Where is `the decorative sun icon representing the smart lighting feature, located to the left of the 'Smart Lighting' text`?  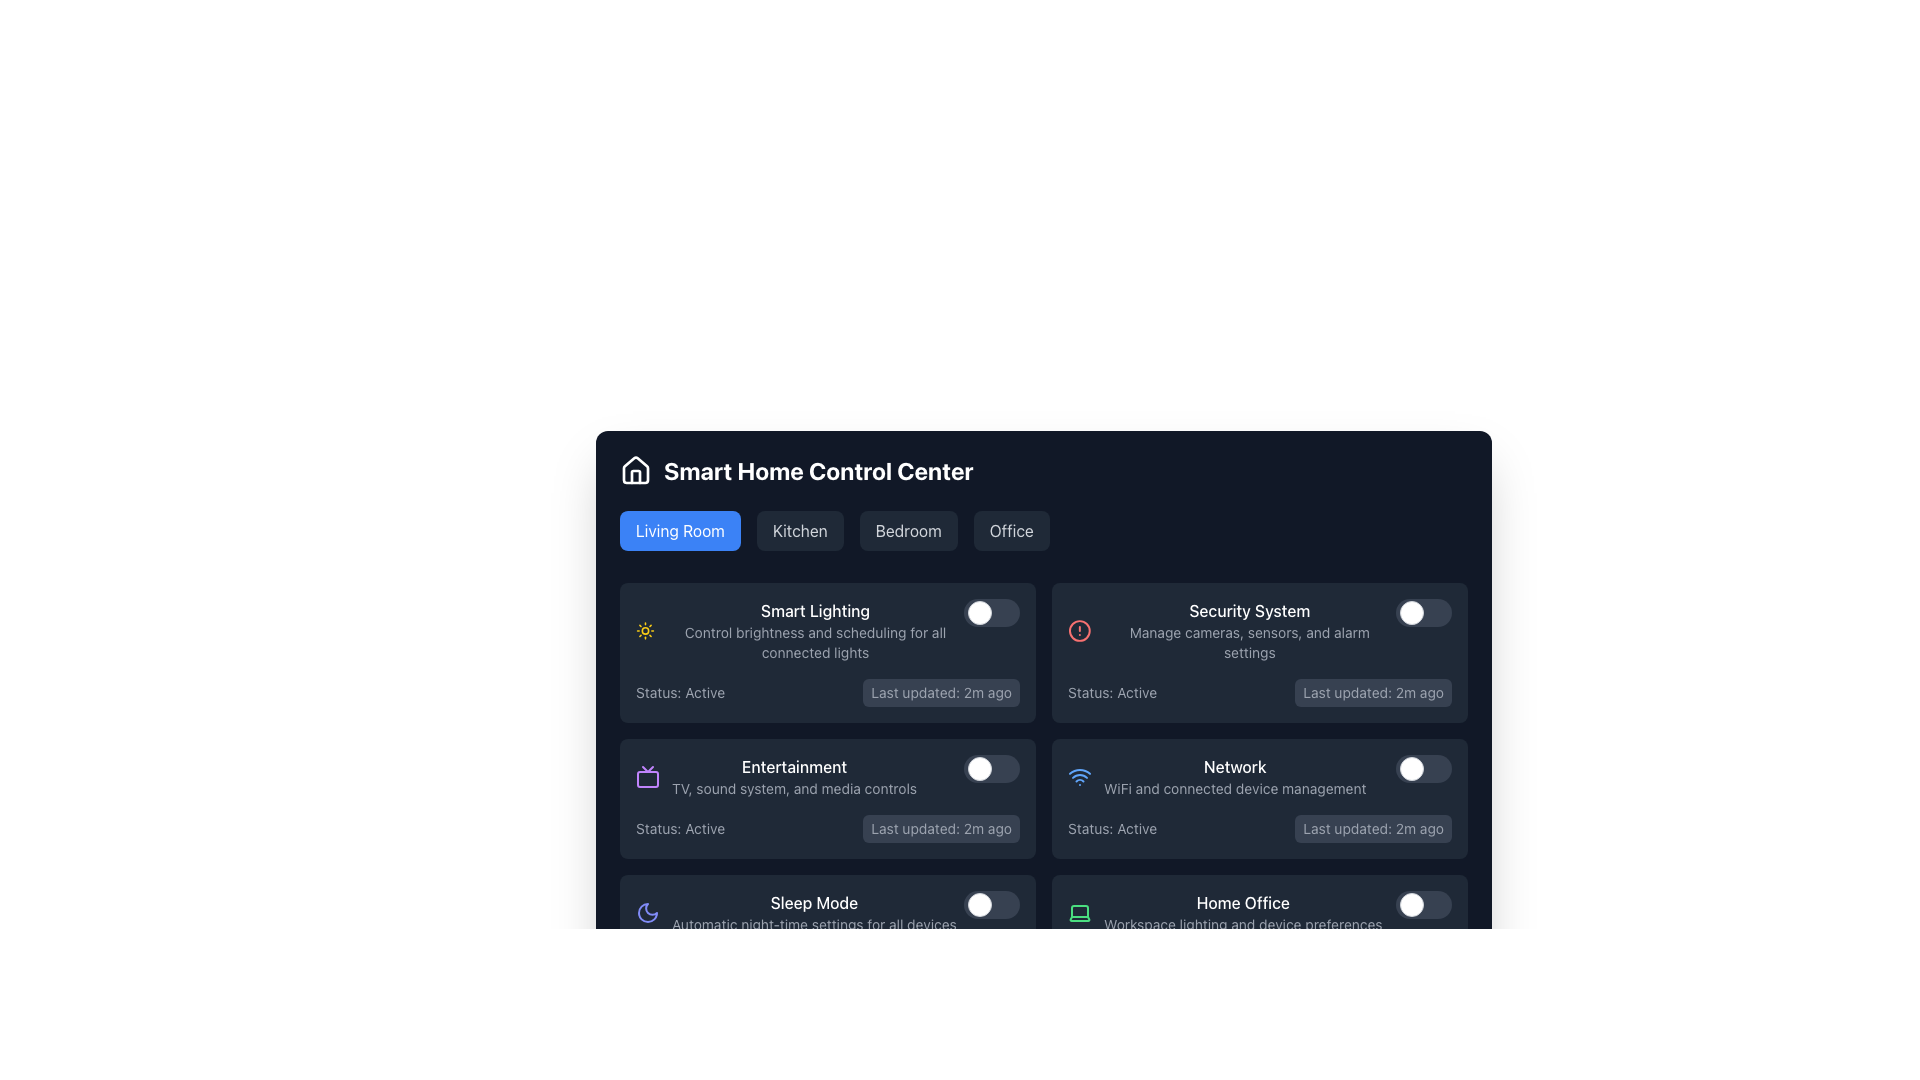
the decorative sun icon representing the smart lighting feature, located to the left of the 'Smart Lighting' text is located at coordinates (645, 631).